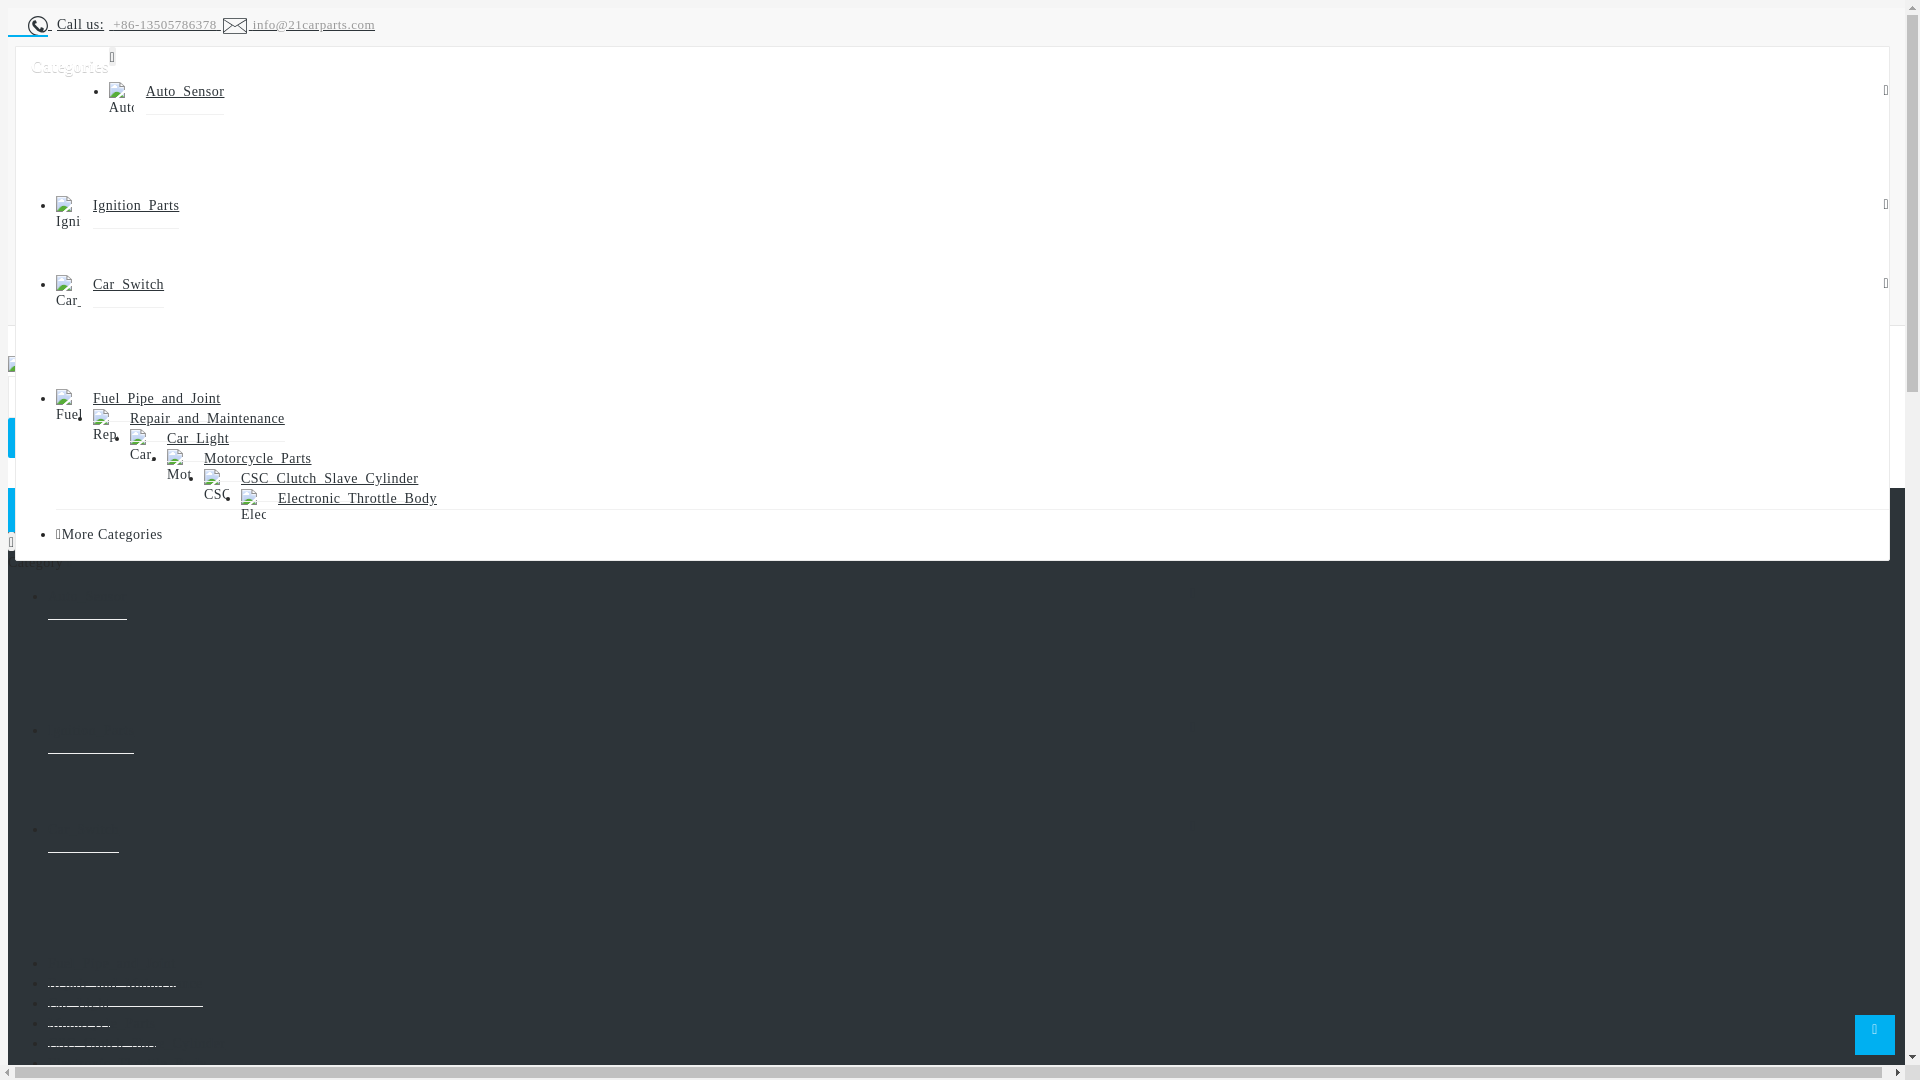 The height and width of the screenshot is (1080, 1920). What do you see at coordinates (67, 232) in the screenshot?
I see `'My Account '` at bounding box center [67, 232].